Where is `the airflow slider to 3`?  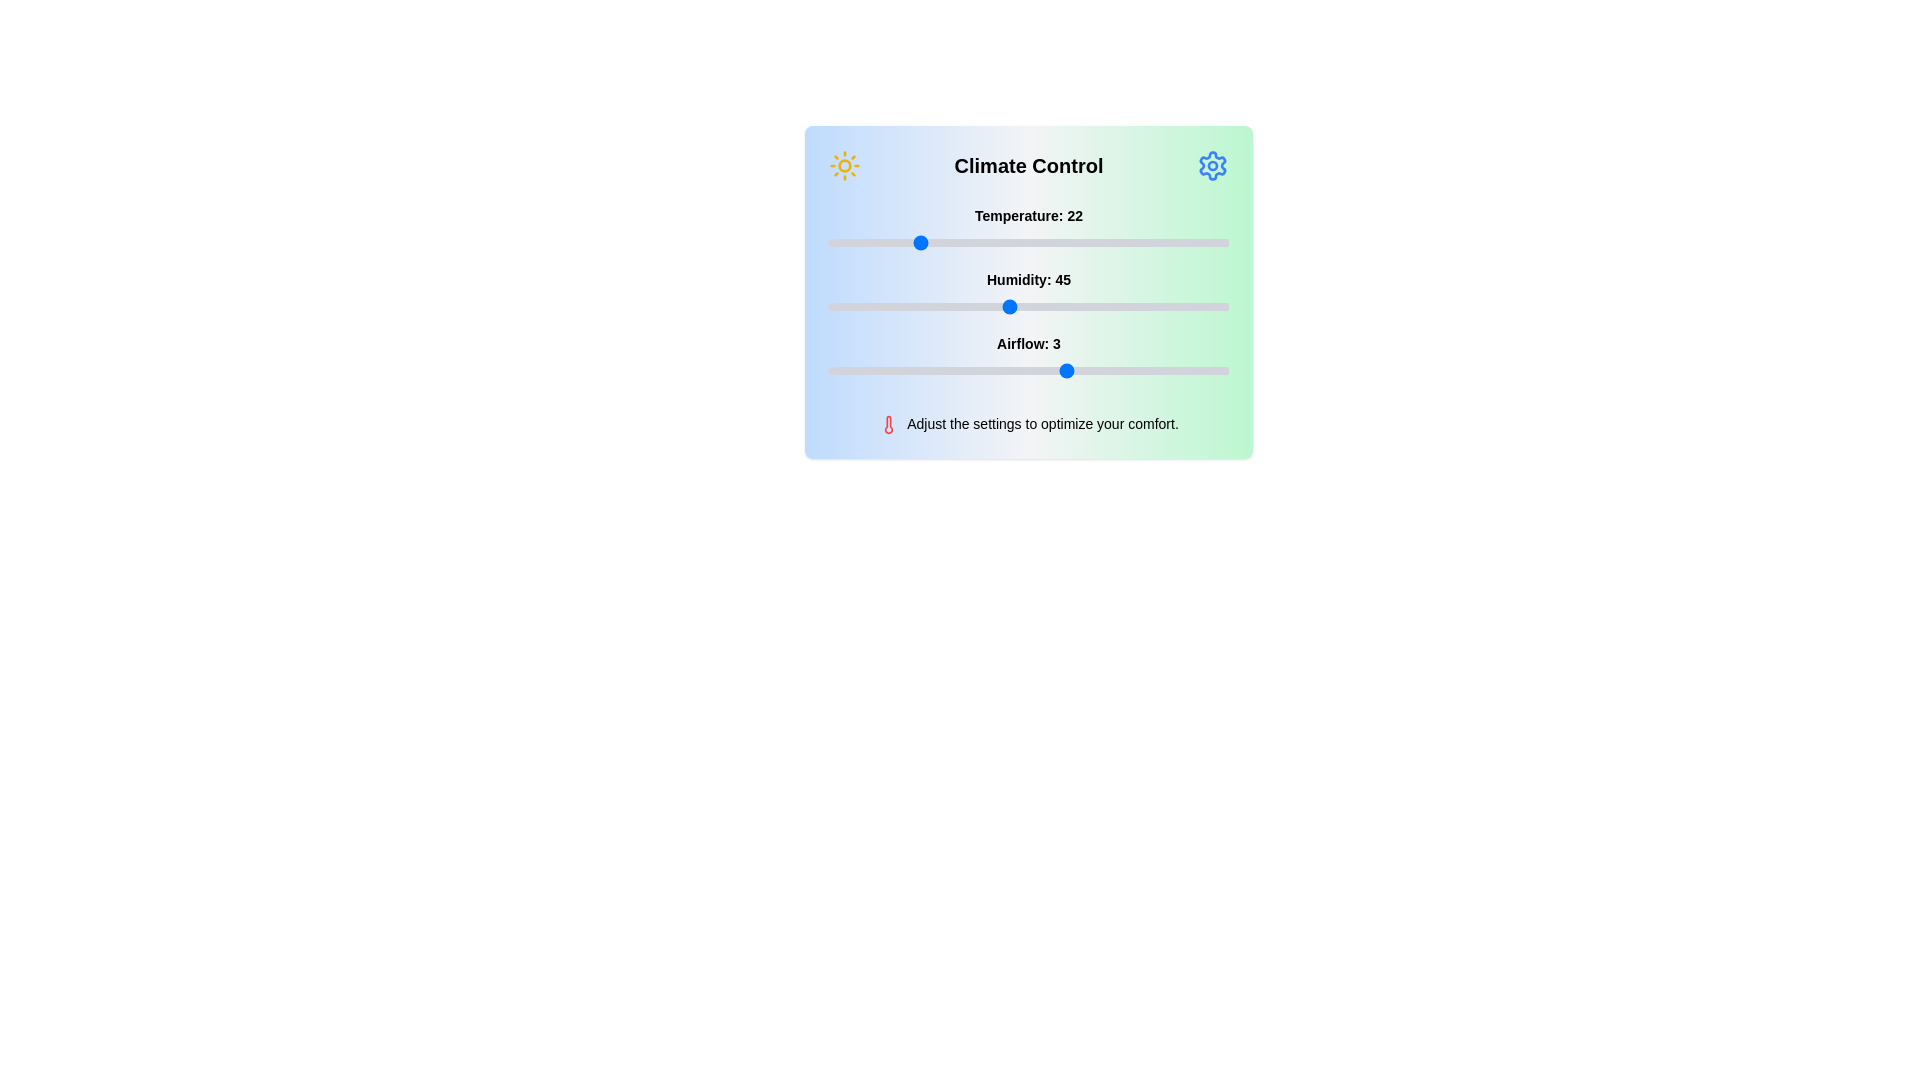
the airflow slider to 3 is located at coordinates (1068, 370).